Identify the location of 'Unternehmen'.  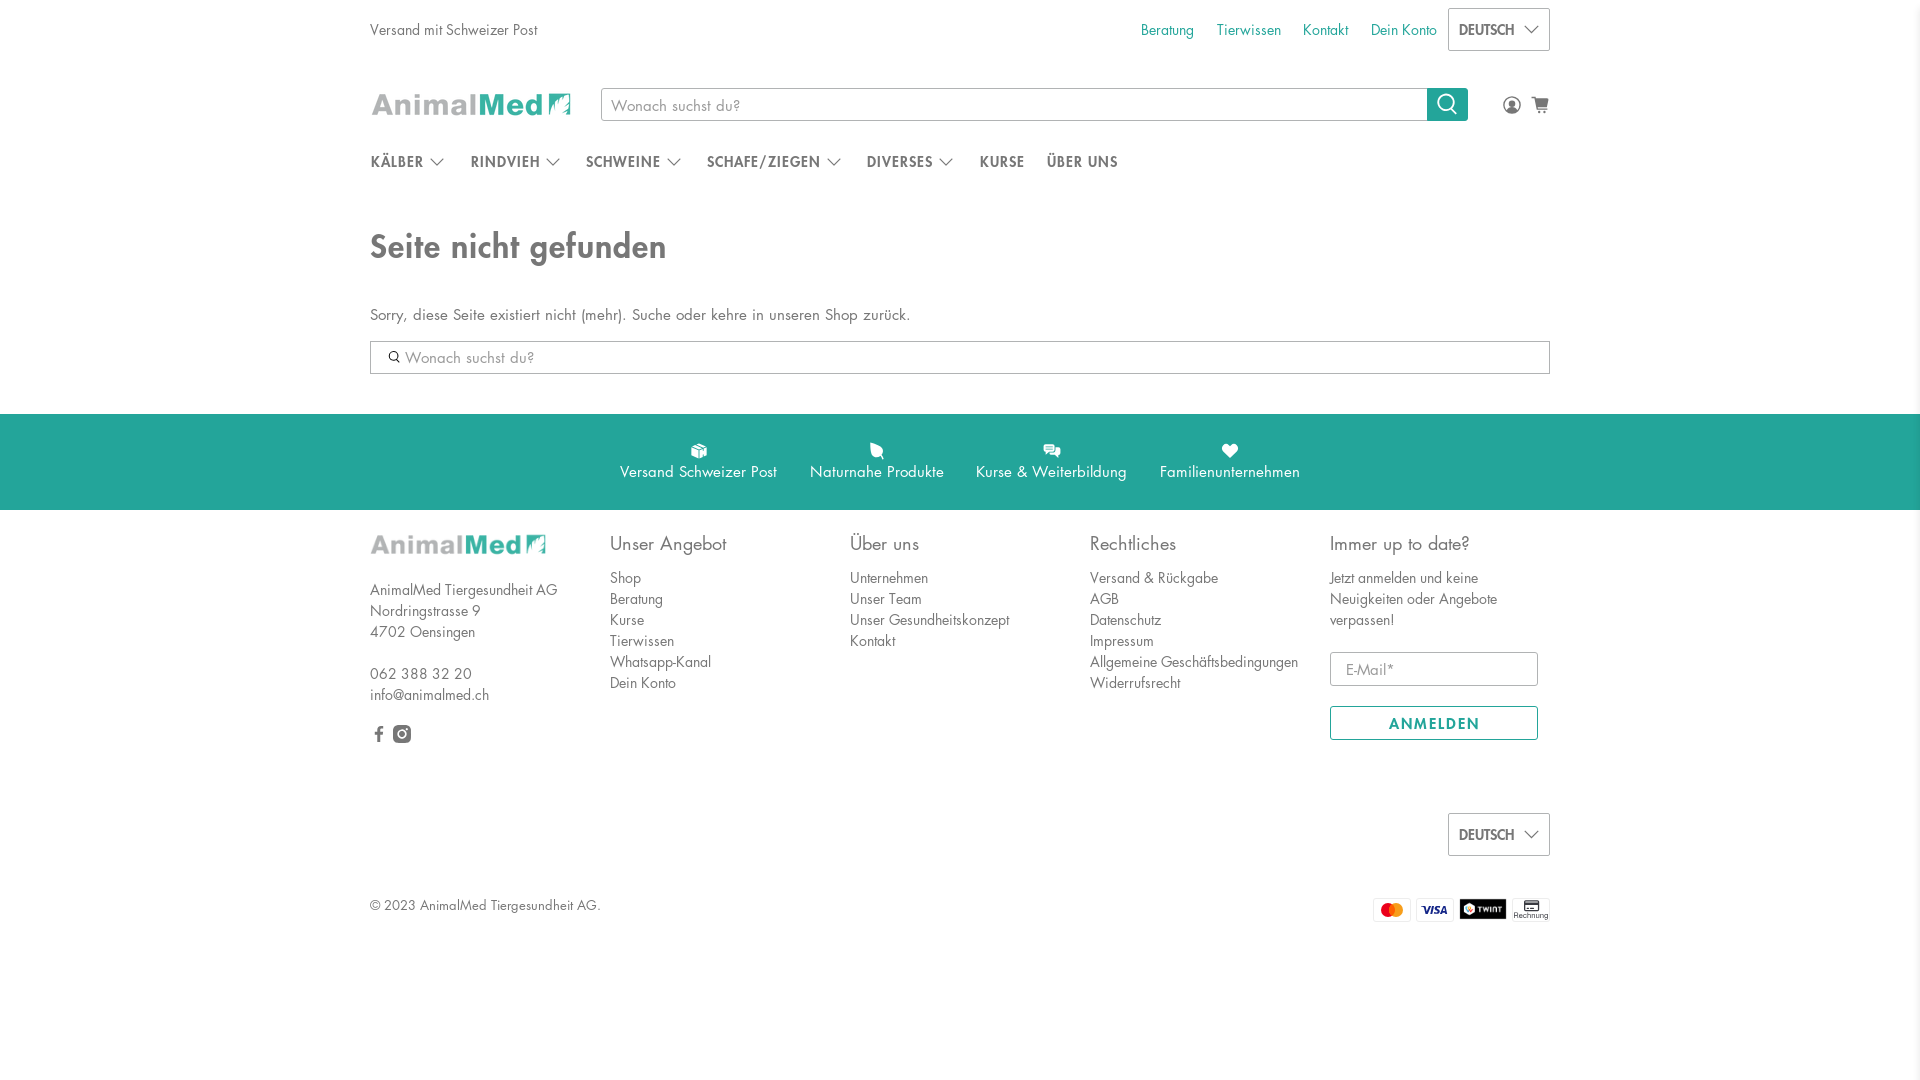
(887, 577).